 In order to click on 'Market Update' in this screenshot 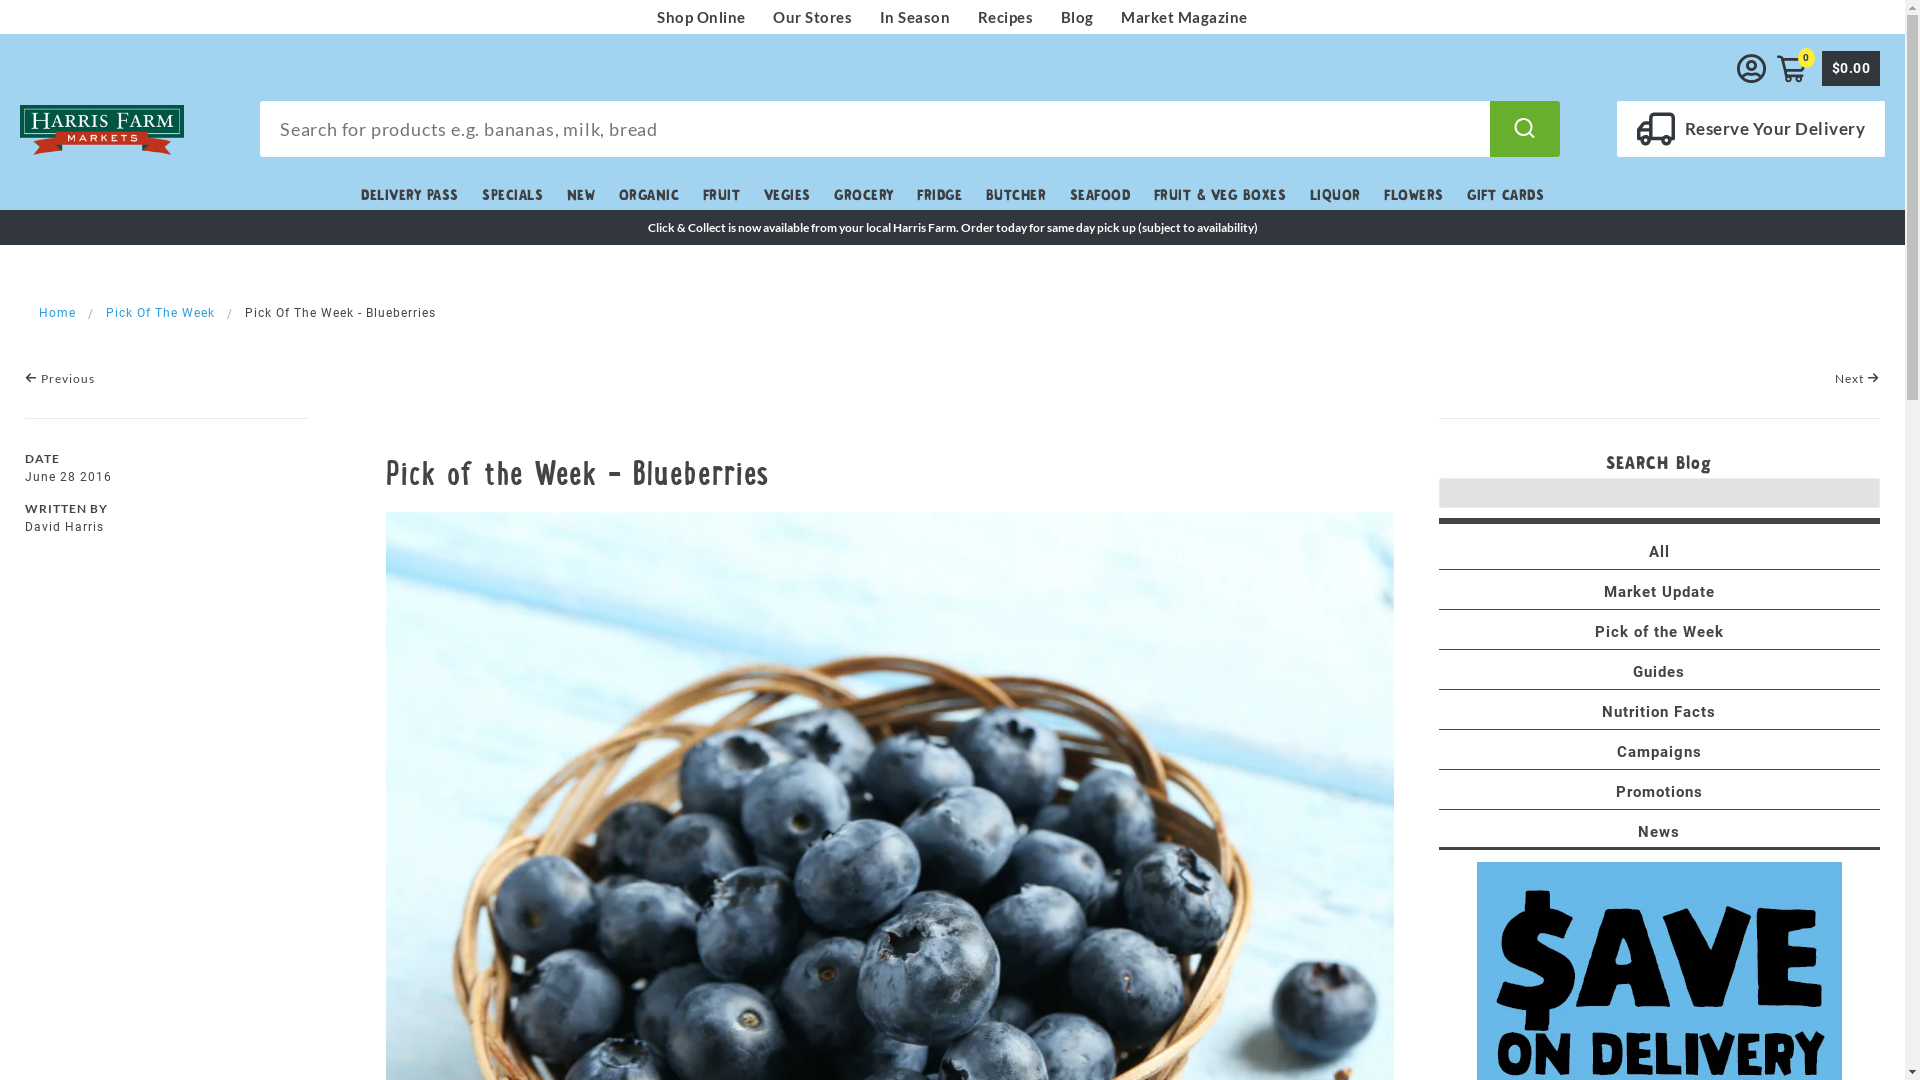, I will do `click(1659, 590)`.